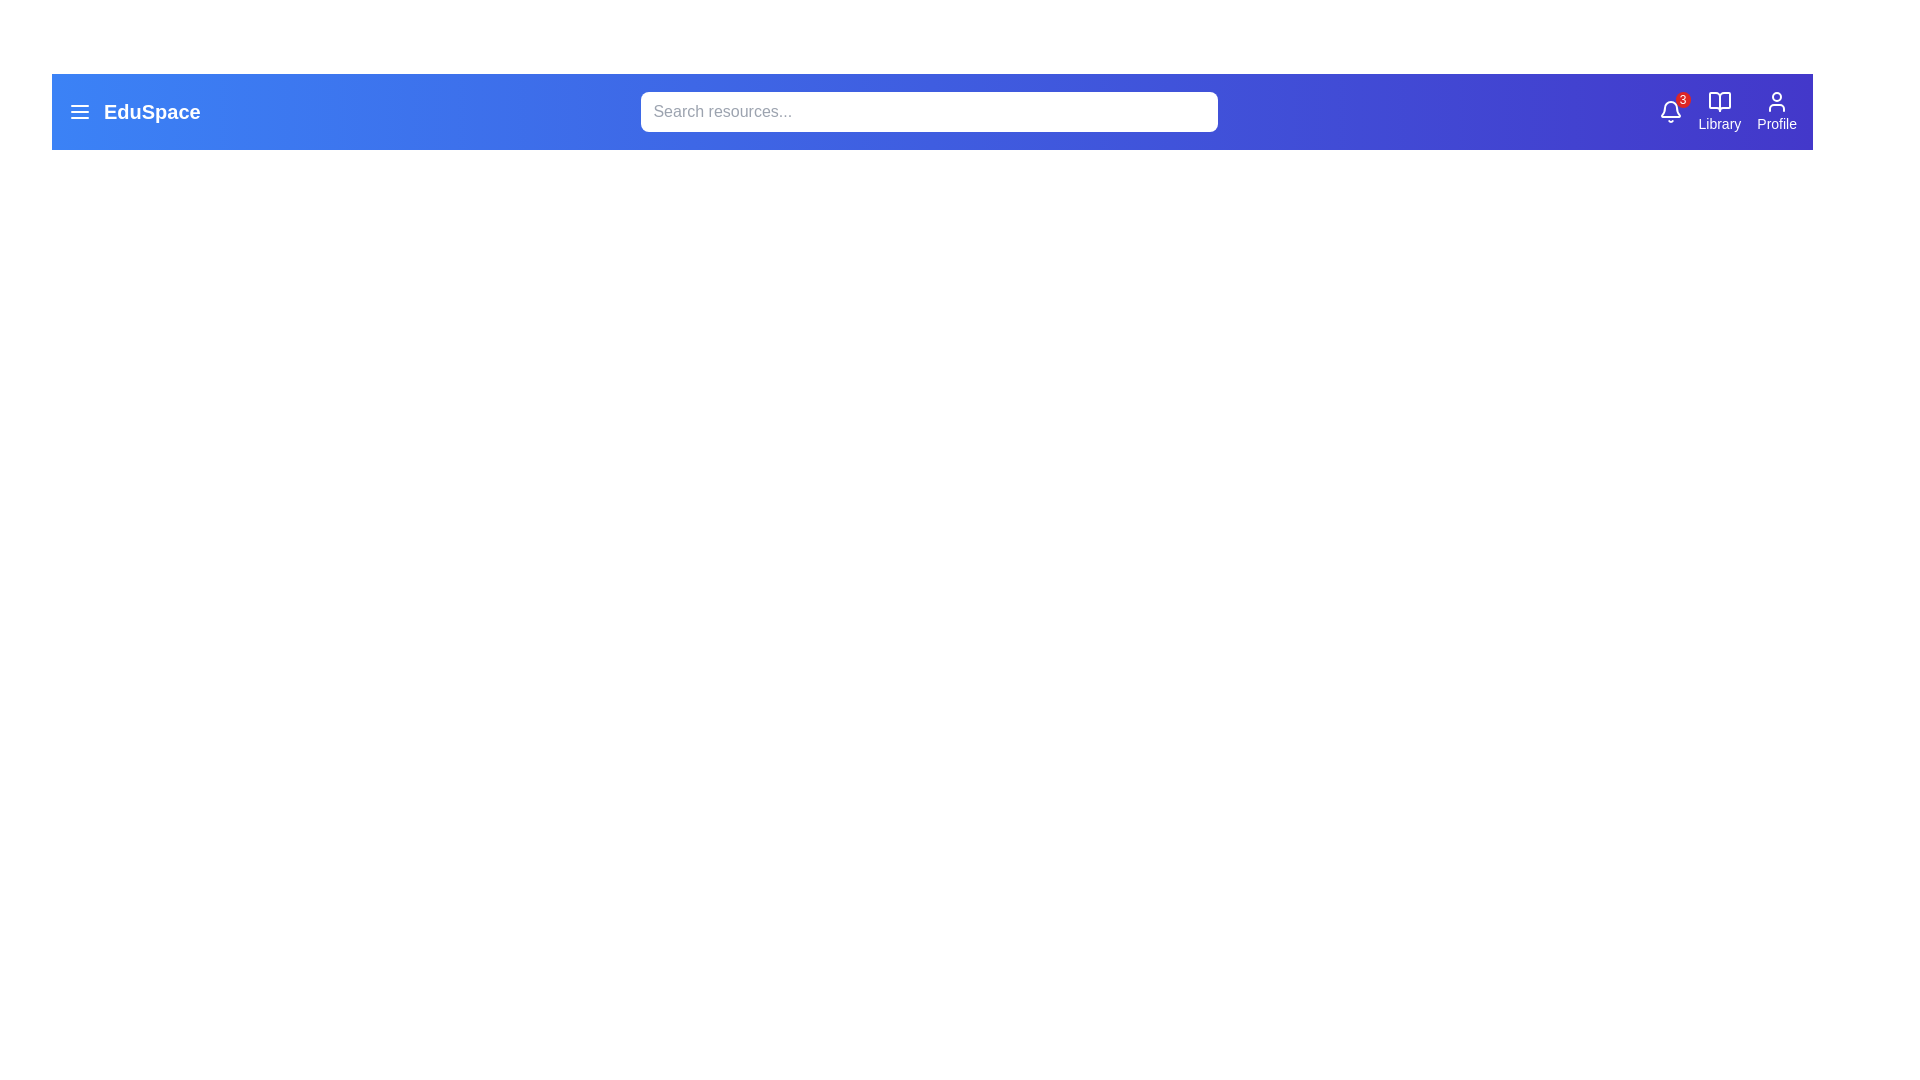 Image resolution: width=1920 pixels, height=1080 pixels. Describe the element at coordinates (1670, 111) in the screenshot. I see `the bell icon to access notifications` at that location.